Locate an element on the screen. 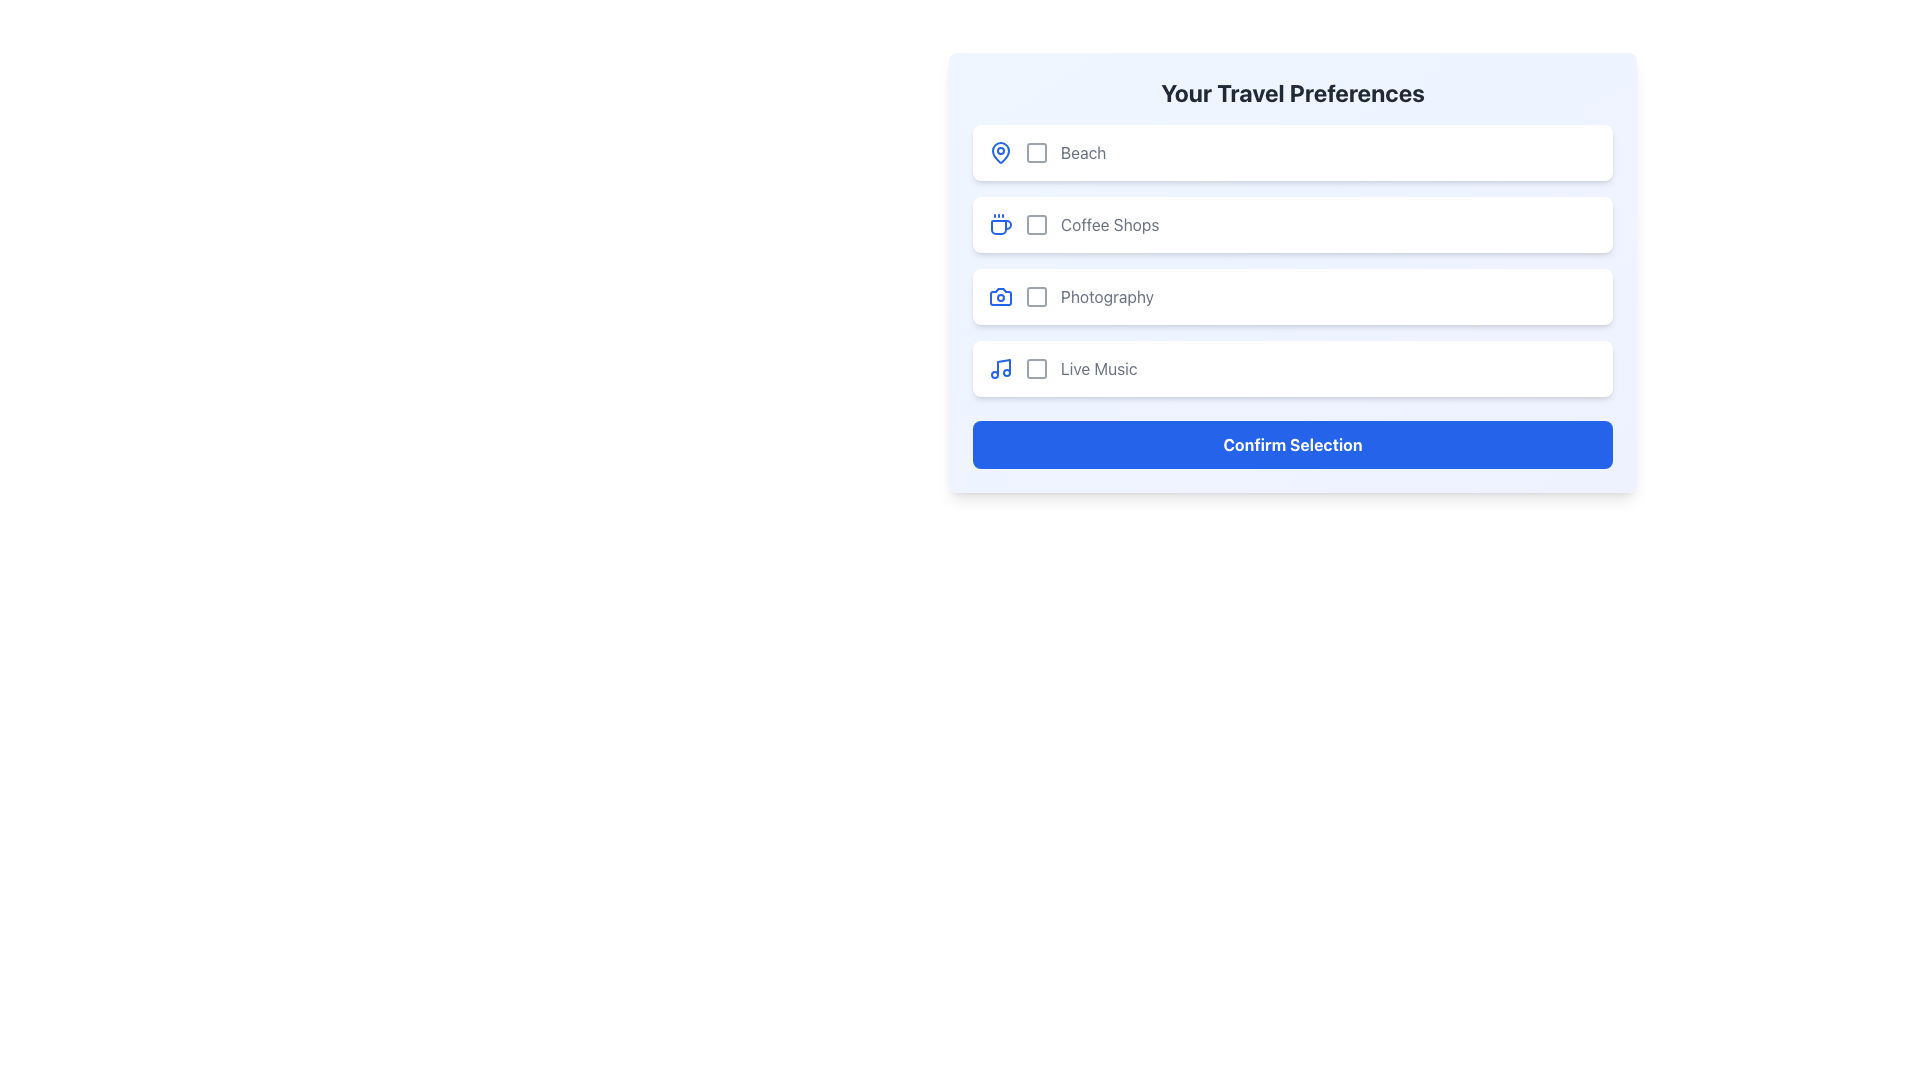  the 'Coffee Shops' text label element, which is styled in gray and is positioned in the second row under 'Your Travel Preferences', between a coffee icon and a checkbox is located at coordinates (1109, 224).